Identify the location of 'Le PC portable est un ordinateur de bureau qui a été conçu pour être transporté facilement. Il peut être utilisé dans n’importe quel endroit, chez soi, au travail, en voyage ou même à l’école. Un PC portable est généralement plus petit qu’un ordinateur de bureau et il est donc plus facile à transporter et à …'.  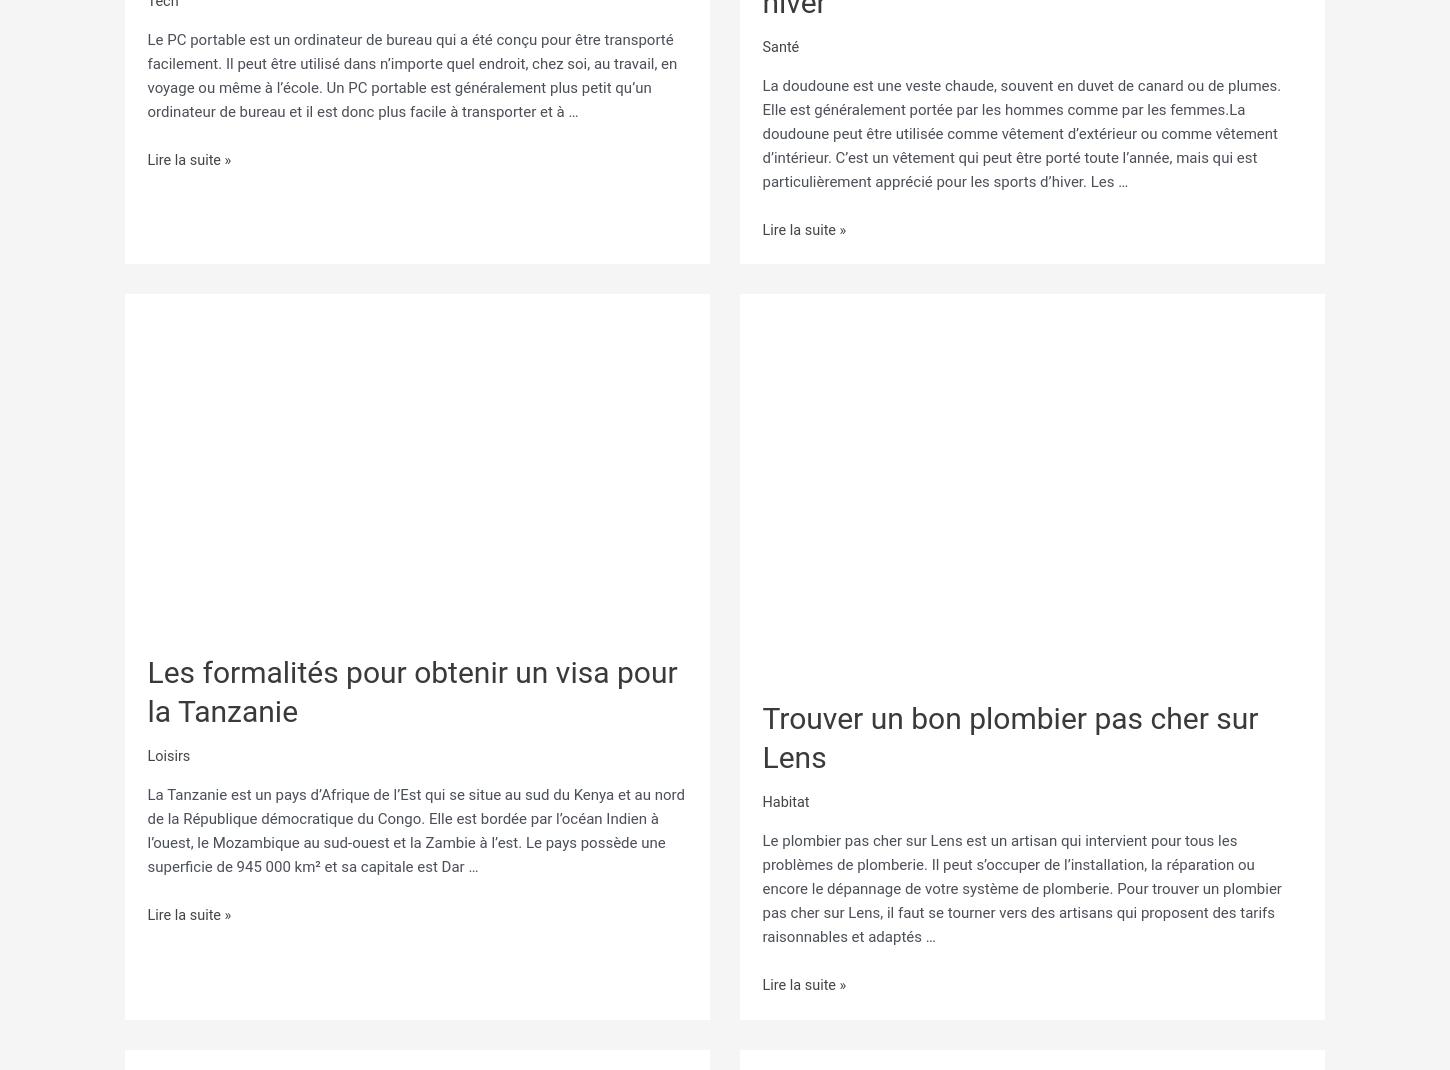
(410, 68).